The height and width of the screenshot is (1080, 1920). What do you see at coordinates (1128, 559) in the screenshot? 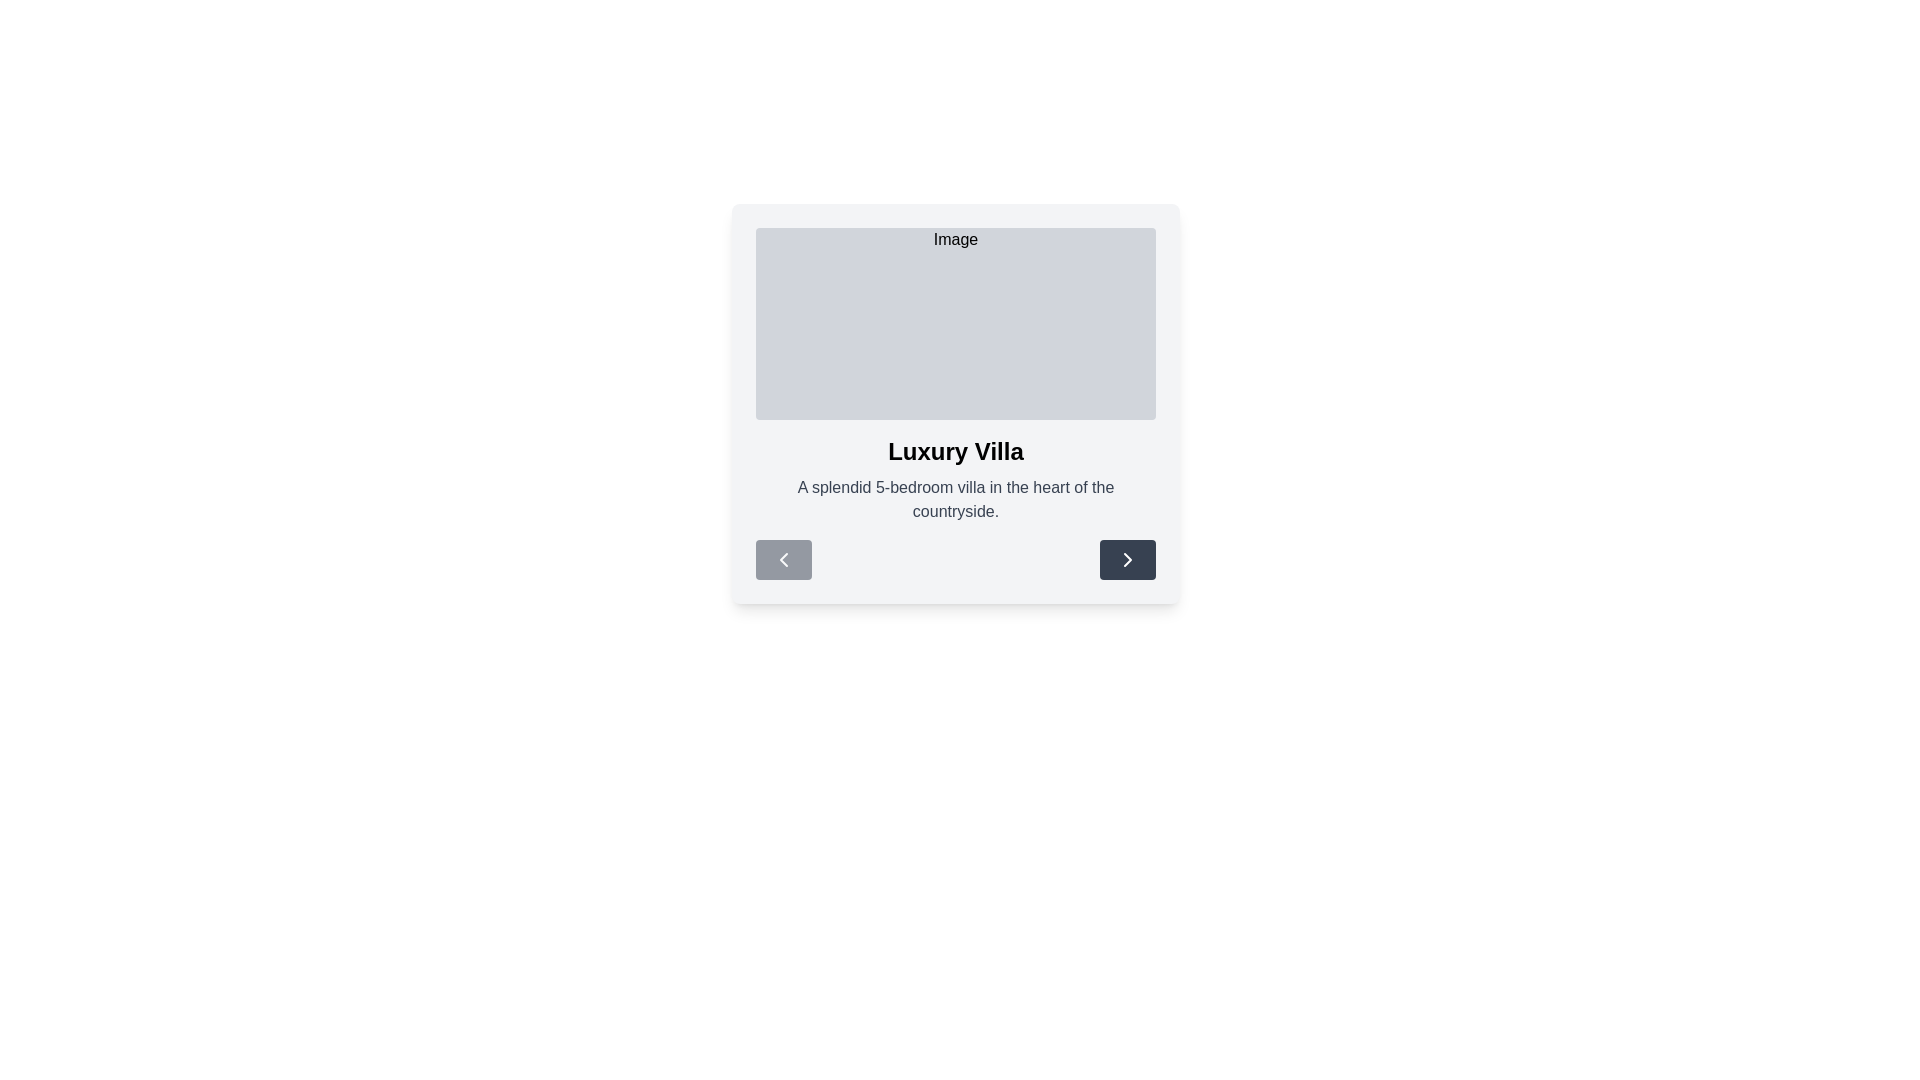
I see `the Chevron Arrow icon located at the bottom-right corner of the 'Luxury Villa' card` at bounding box center [1128, 559].